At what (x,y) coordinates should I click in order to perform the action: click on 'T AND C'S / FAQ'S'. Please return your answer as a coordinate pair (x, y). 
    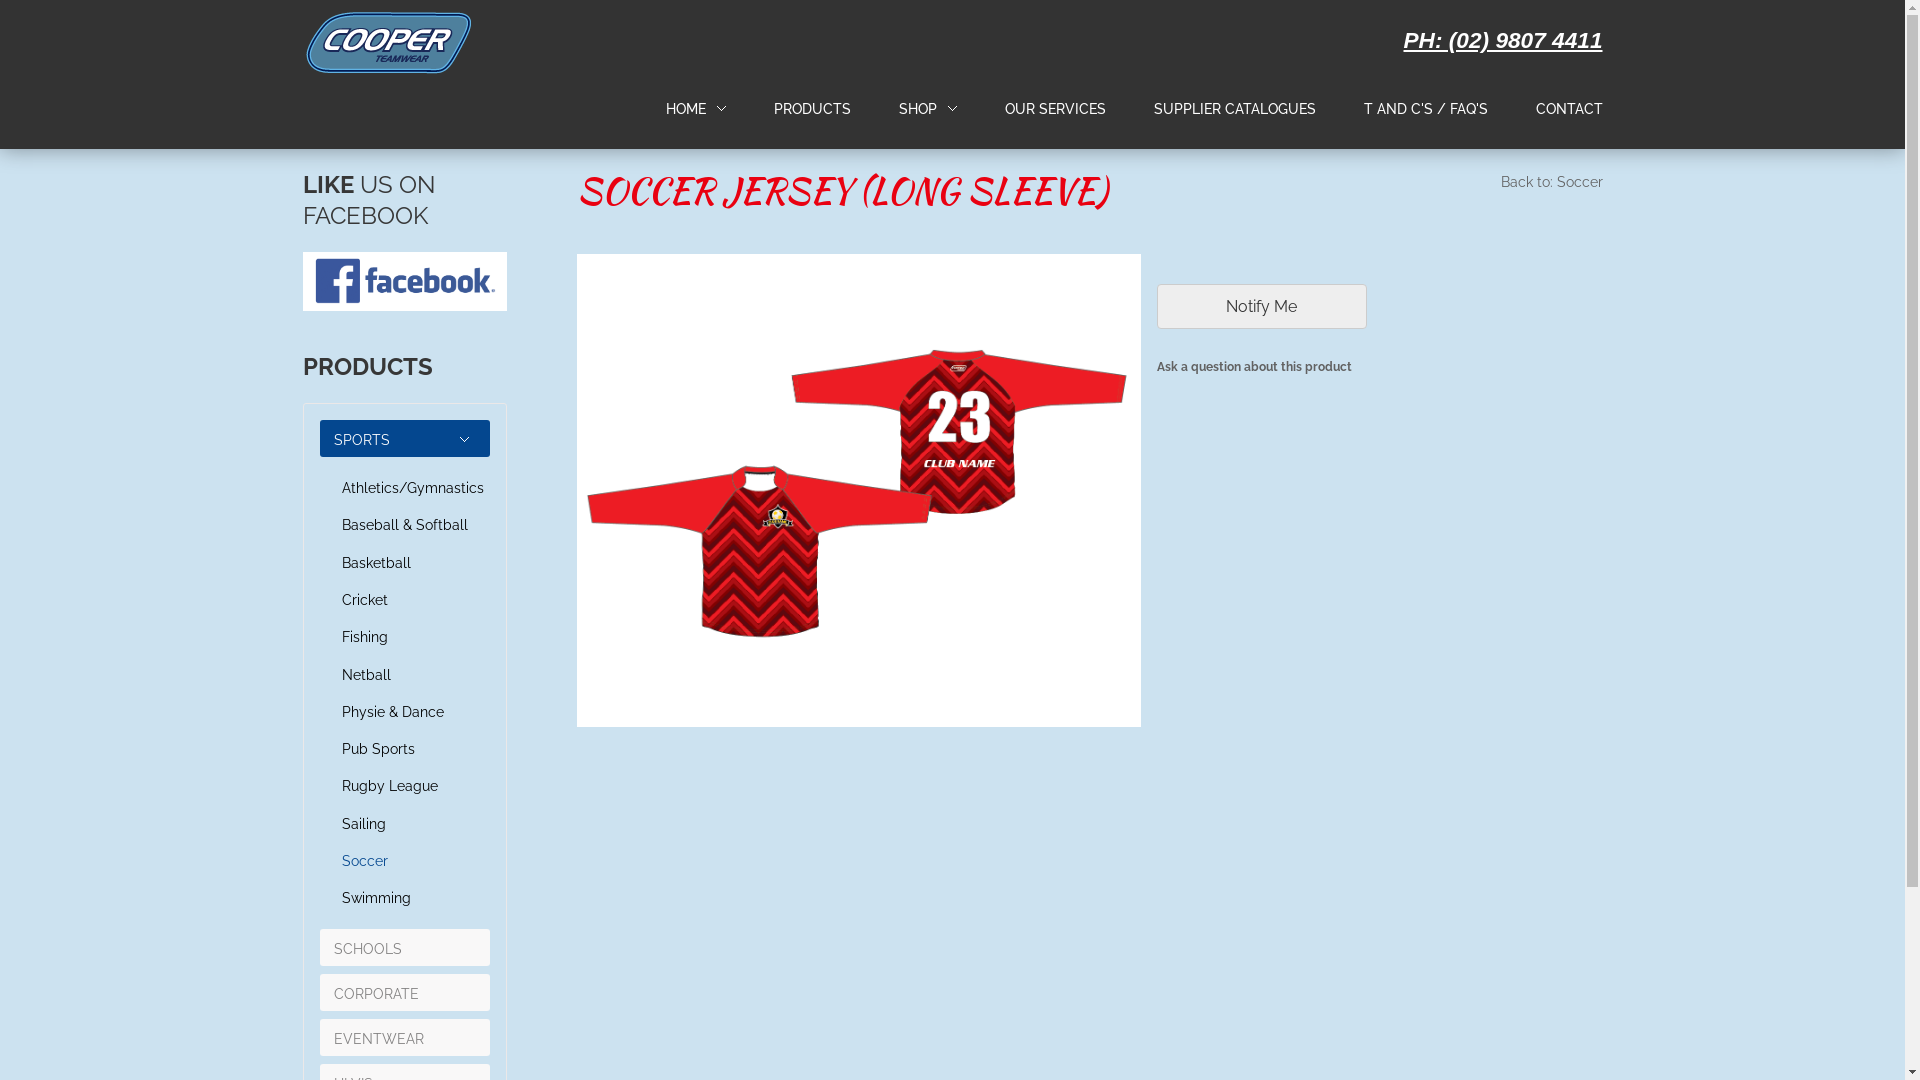
    Looking at the image, I should click on (1424, 110).